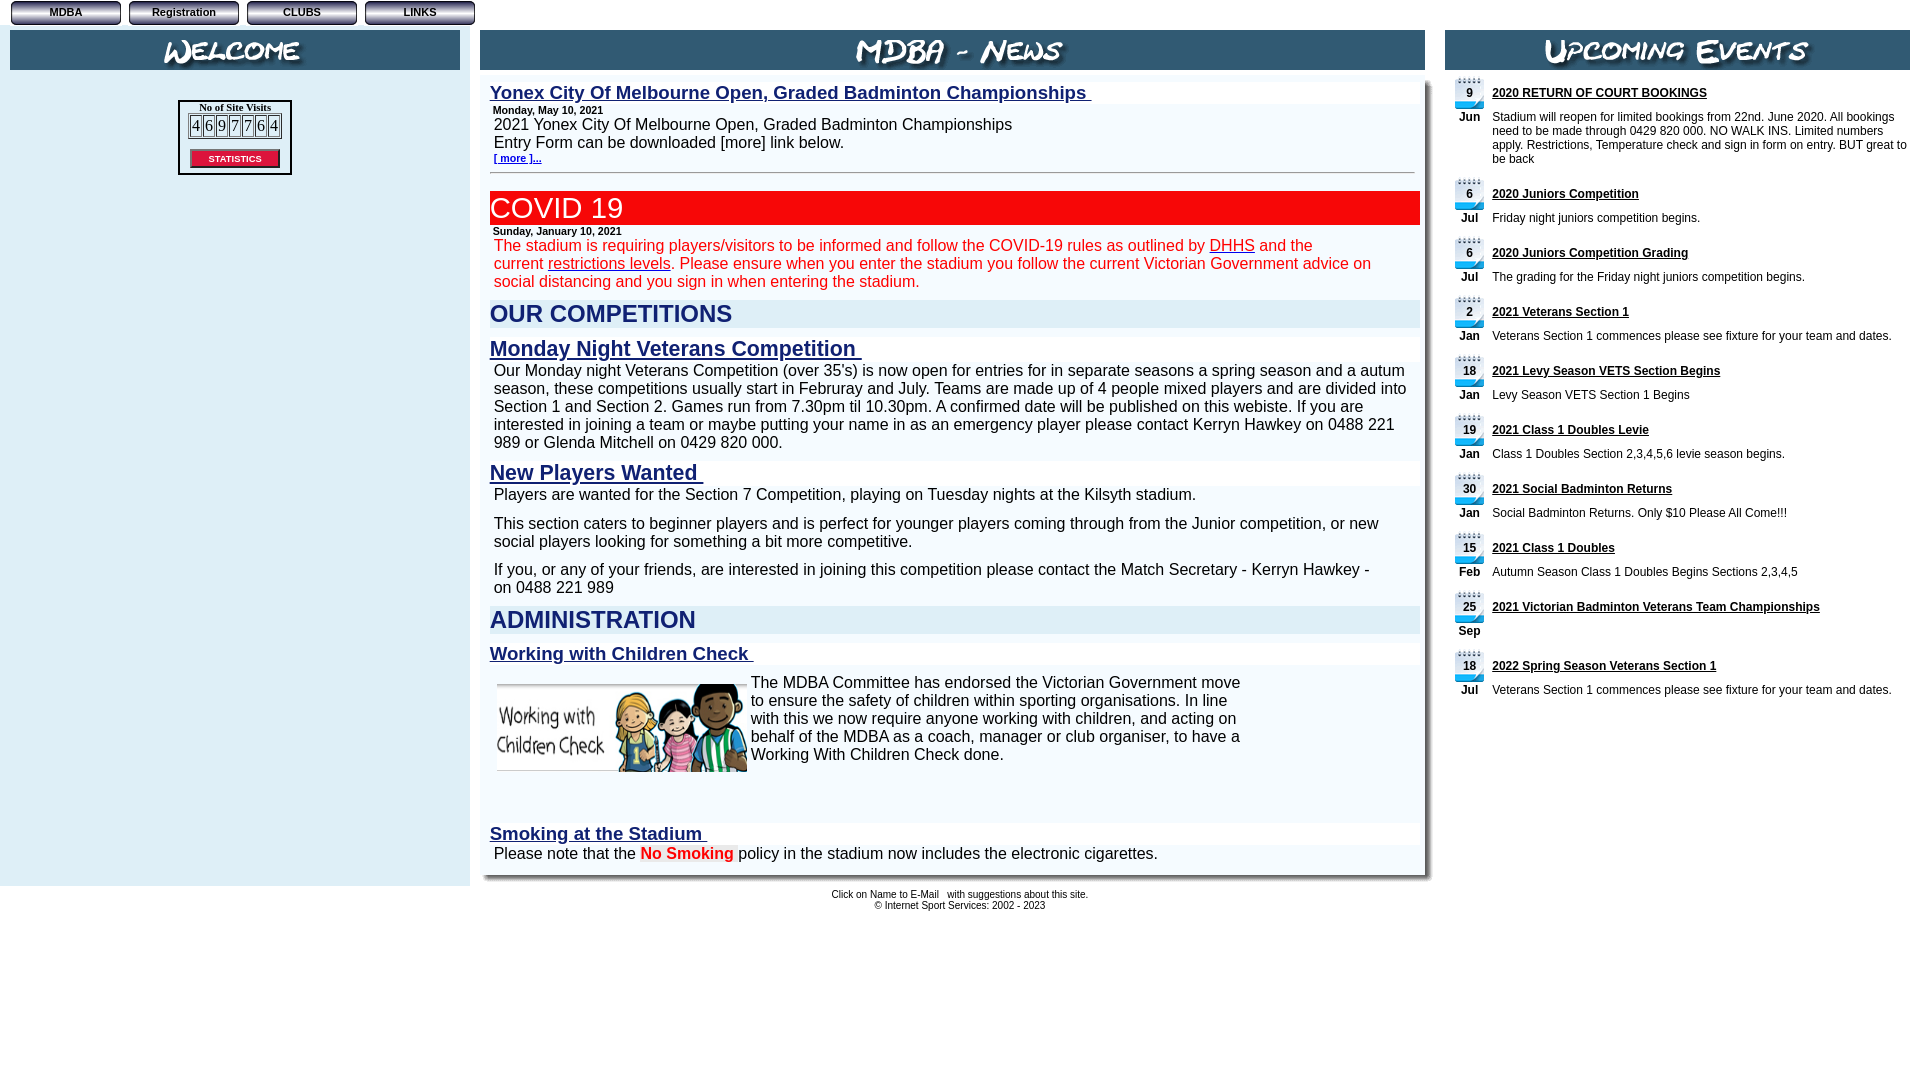 This screenshot has width=1920, height=1080. What do you see at coordinates (235, 157) in the screenshot?
I see `'STATISTICS'` at bounding box center [235, 157].